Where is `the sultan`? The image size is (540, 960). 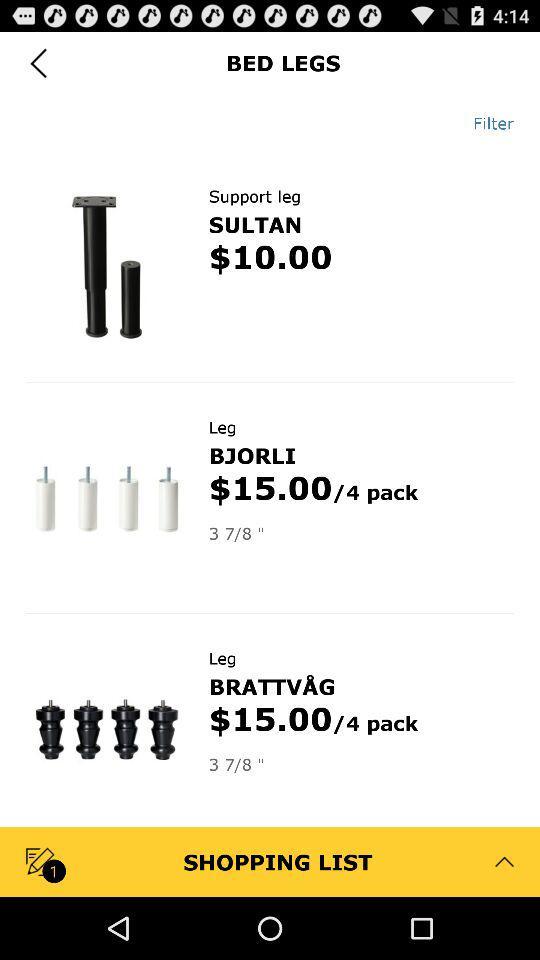 the sultan is located at coordinates (255, 224).